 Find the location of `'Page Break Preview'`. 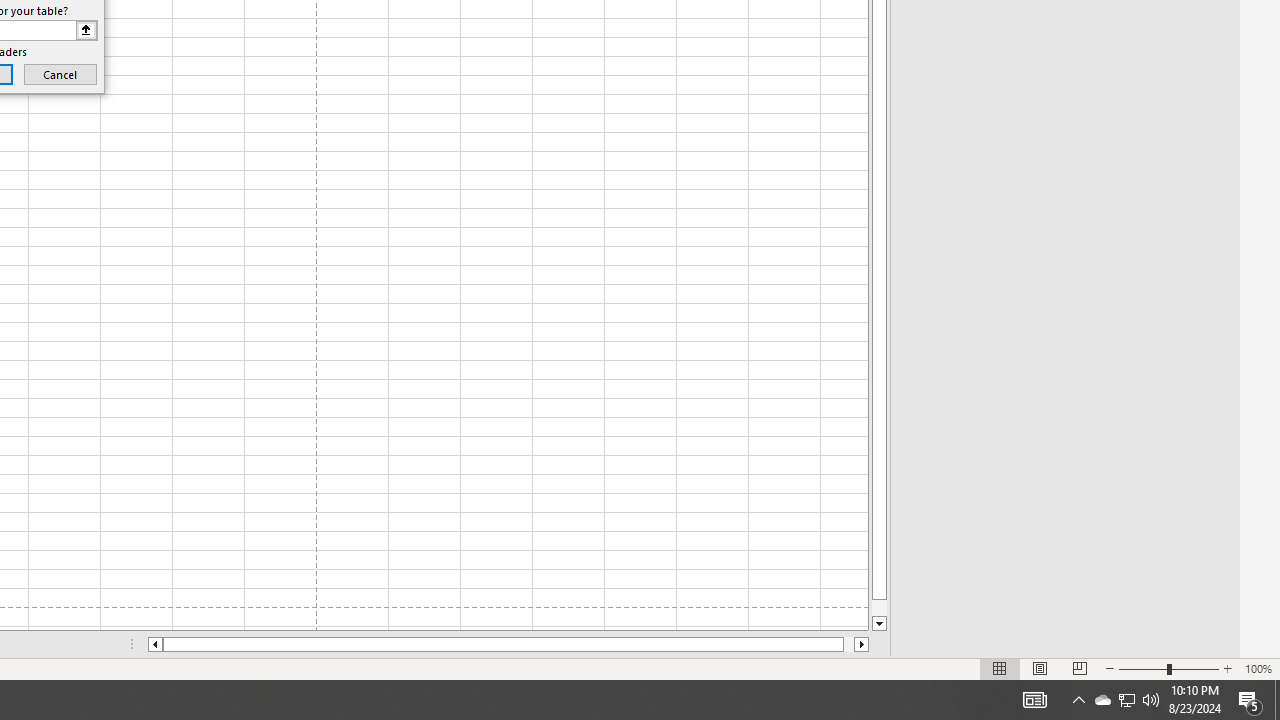

'Page Break Preview' is located at coordinates (1078, 669).